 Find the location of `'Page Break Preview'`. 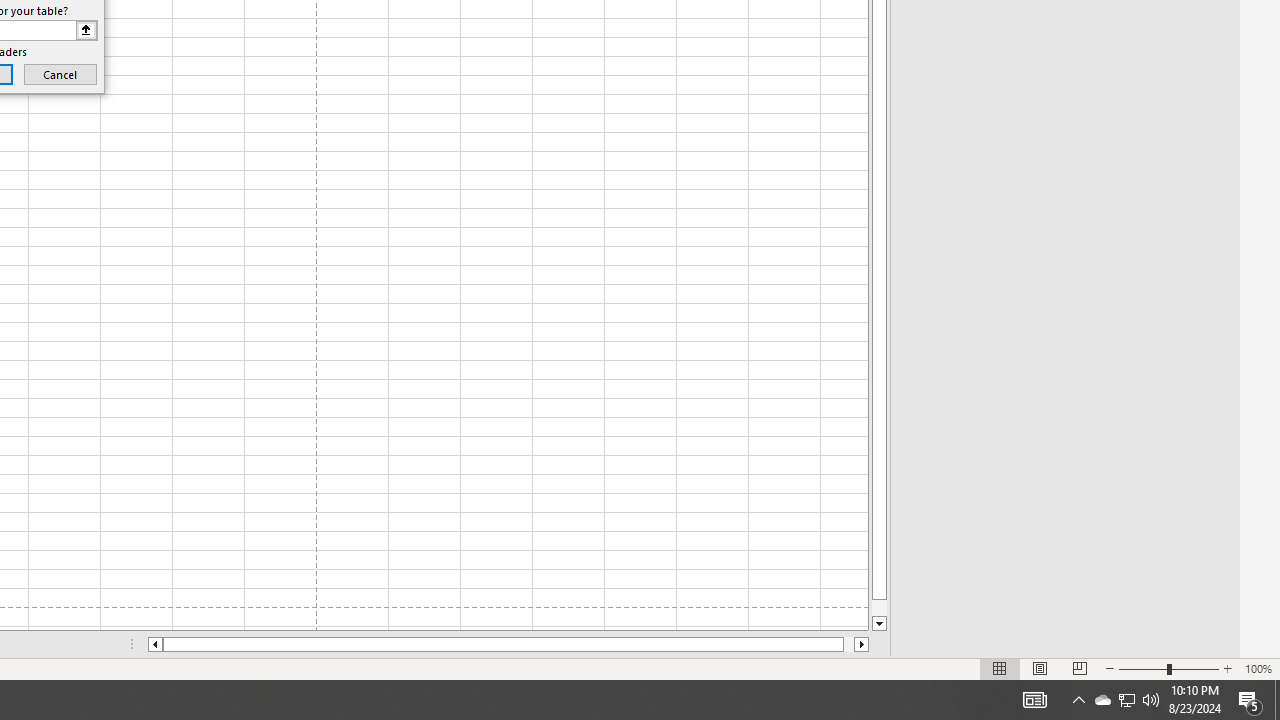

'Page Break Preview' is located at coordinates (1078, 669).